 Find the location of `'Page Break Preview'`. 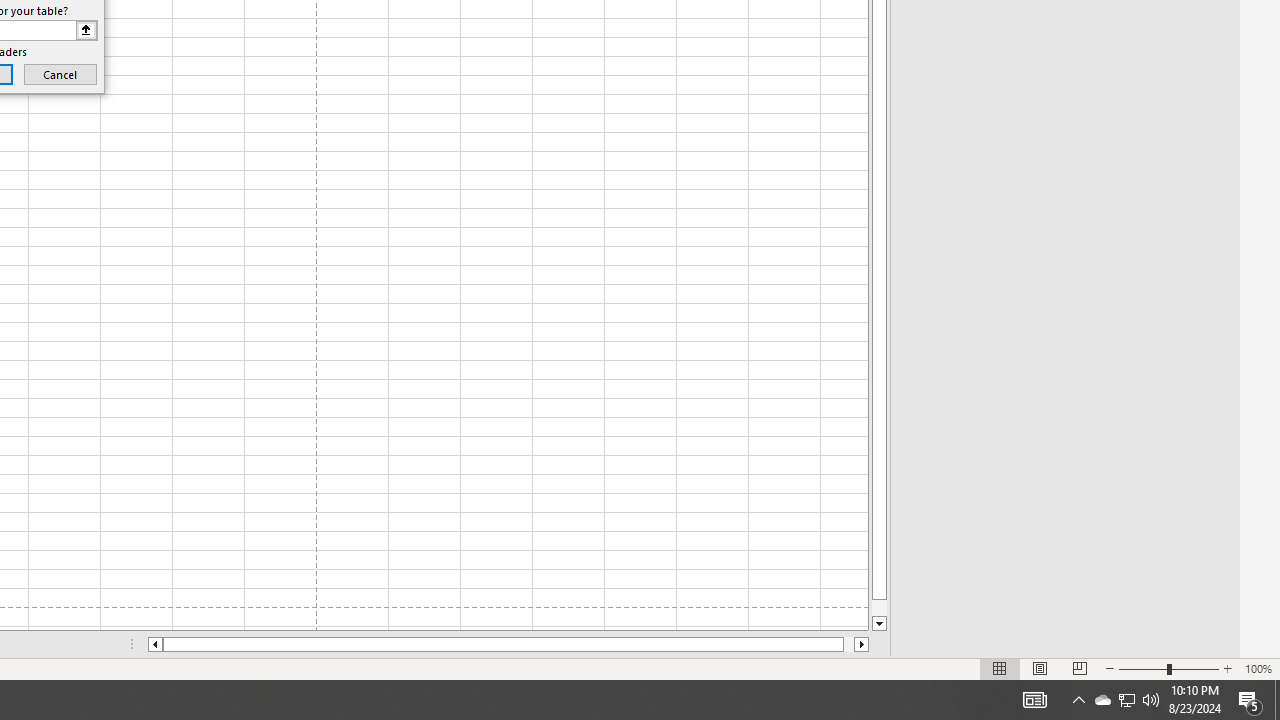

'Page Break Preview' is located at coordinates (1078, 669).